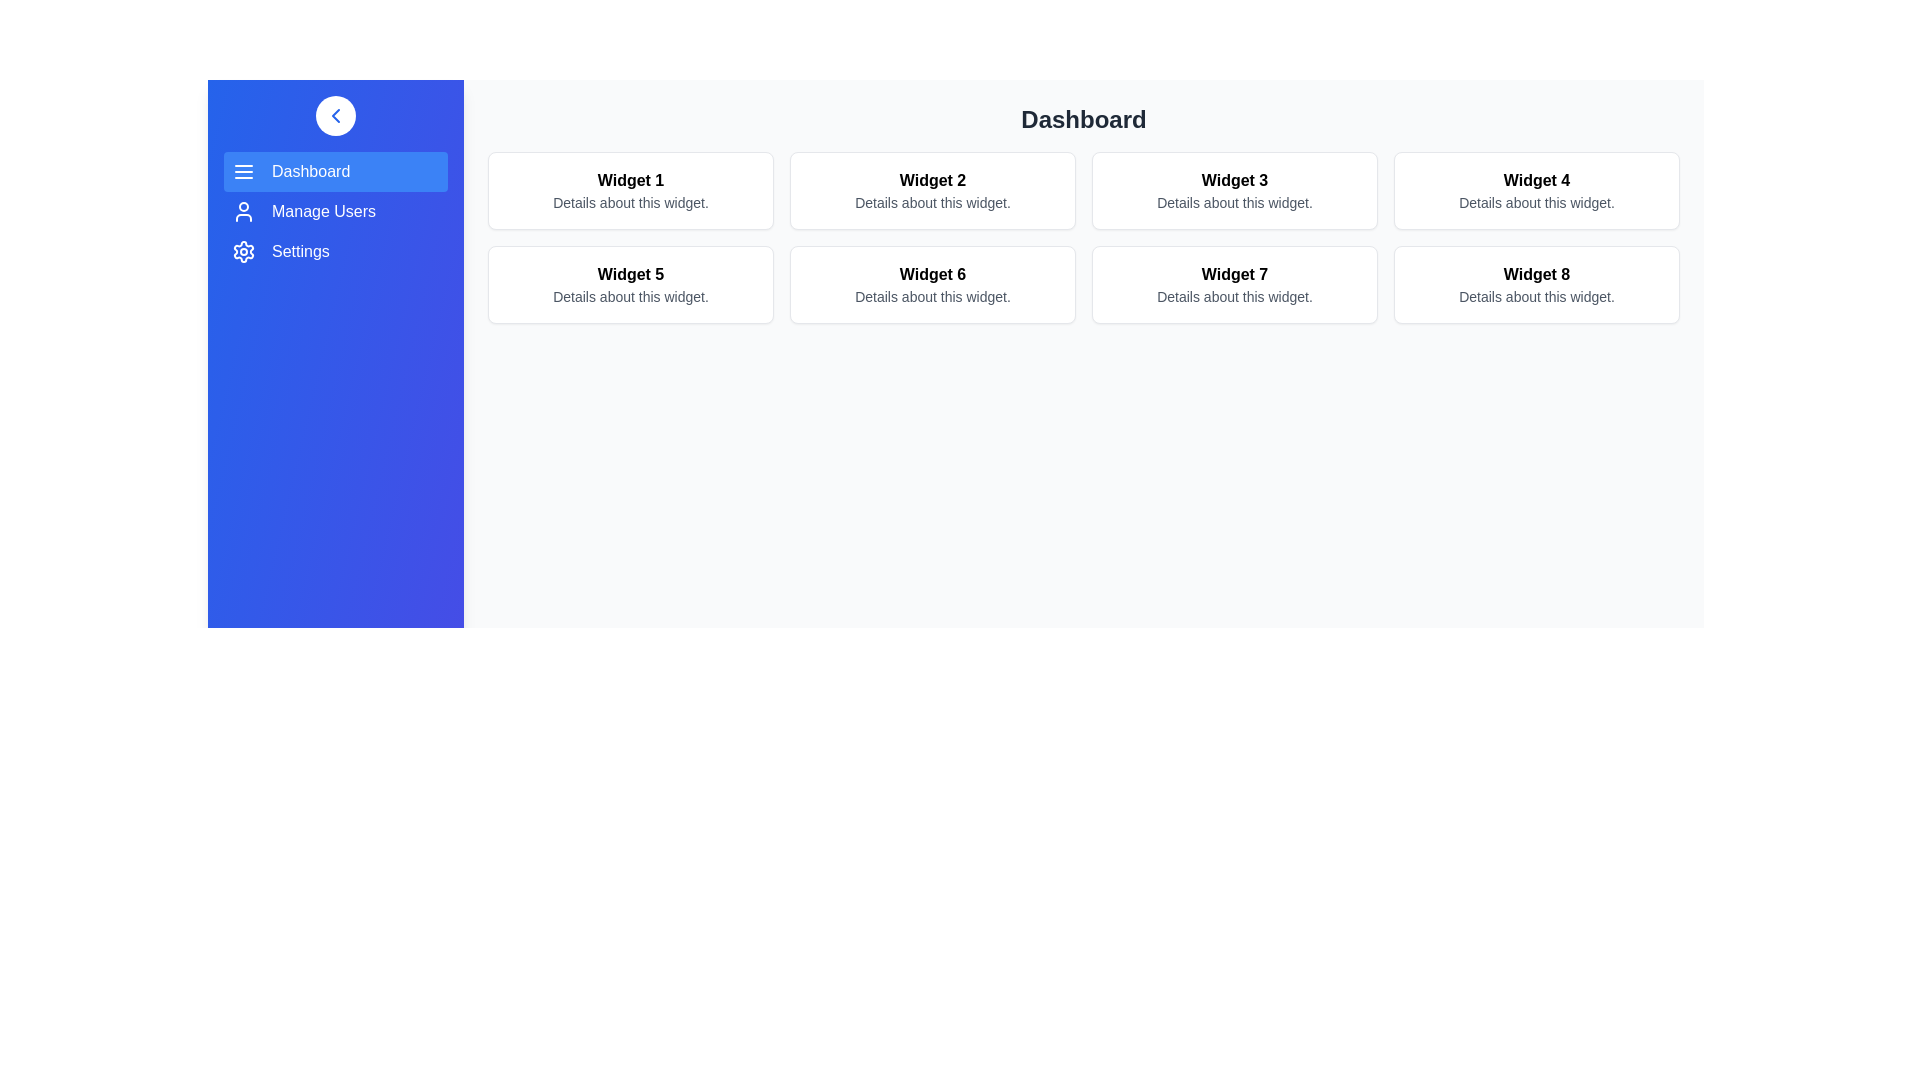 The image size is (1920, 1080). Describe the element at coordinates (336, 212) in the screenshot. I see `the navigation item labeled Manage Users` at that location.